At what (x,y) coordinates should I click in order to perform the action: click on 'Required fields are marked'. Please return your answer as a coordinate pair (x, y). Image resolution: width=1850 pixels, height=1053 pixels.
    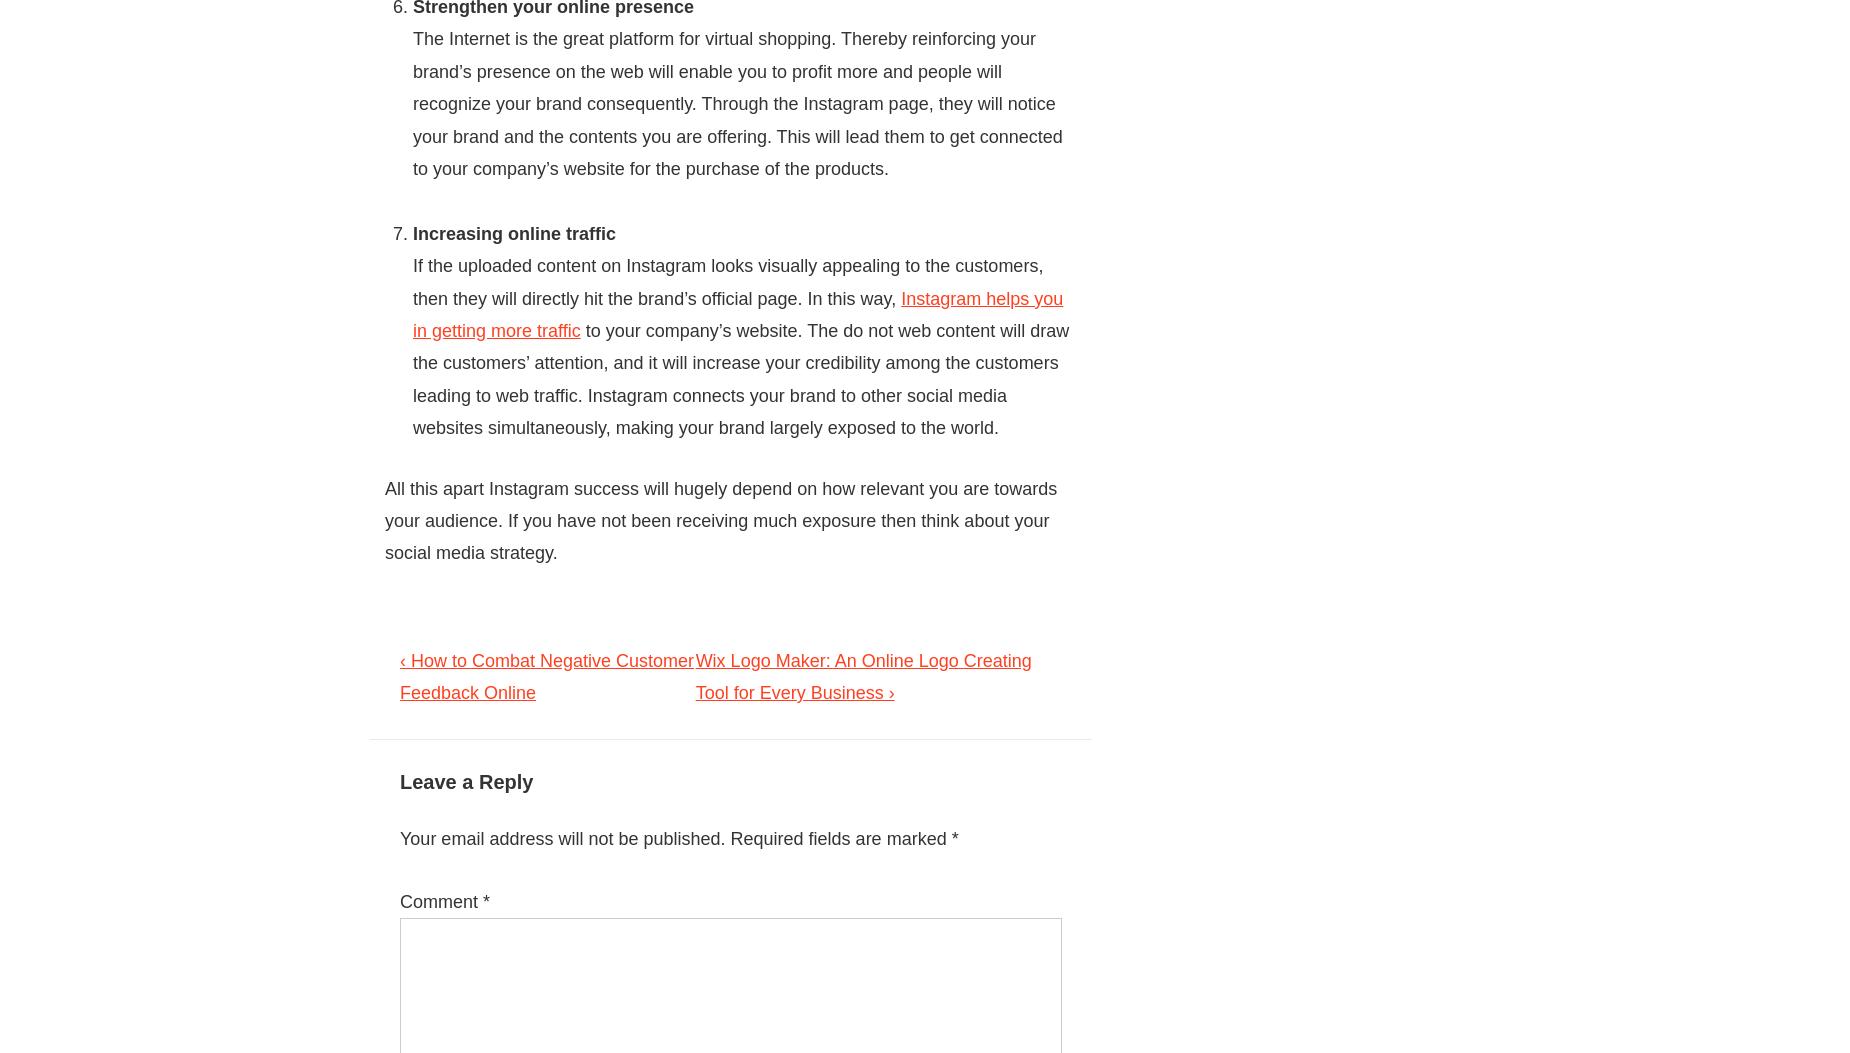
    Looking at the image, I should click on (840, 838).